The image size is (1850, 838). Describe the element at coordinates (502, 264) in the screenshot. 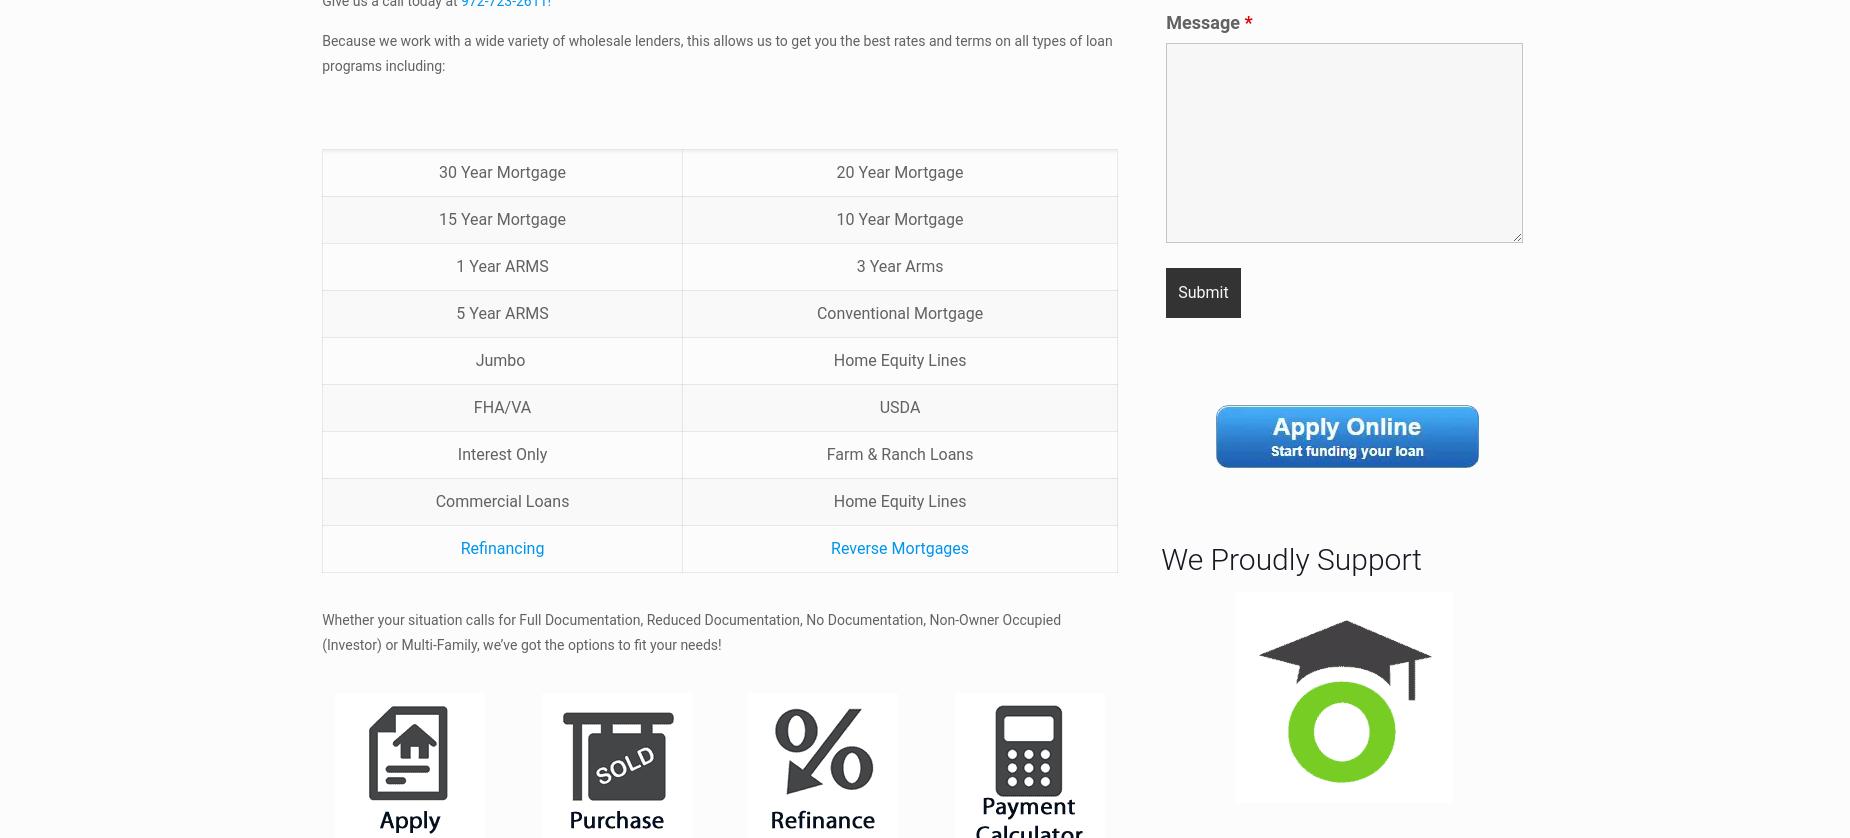

I see `'1 Year ARMS'` at that location.